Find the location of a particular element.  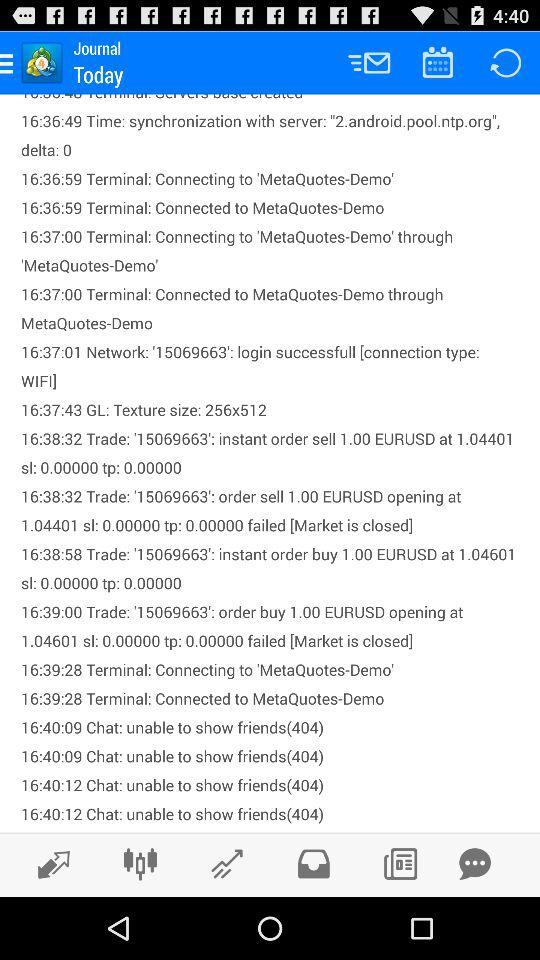

the edit icon is located at coordinates (48, 925).